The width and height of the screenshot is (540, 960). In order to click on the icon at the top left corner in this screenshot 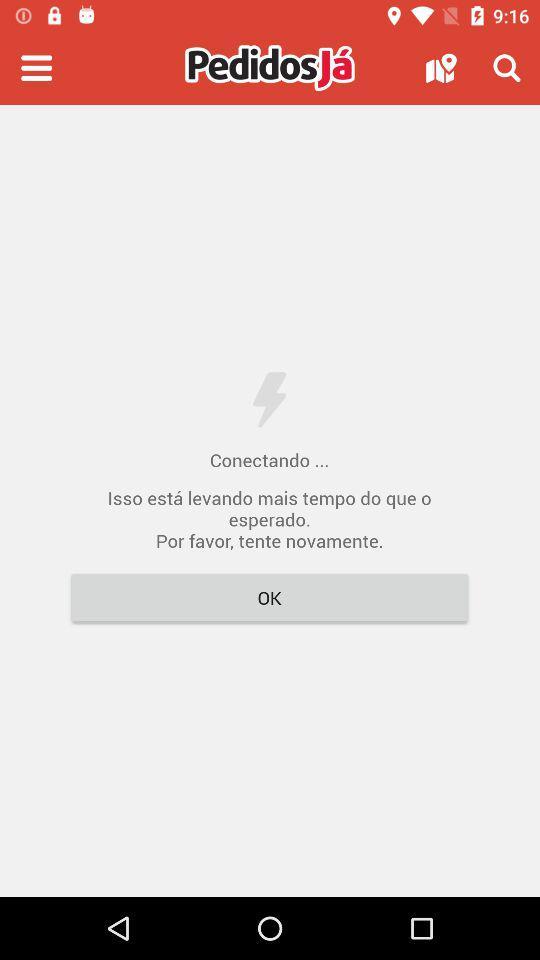, I will do `click(36, 68)`.